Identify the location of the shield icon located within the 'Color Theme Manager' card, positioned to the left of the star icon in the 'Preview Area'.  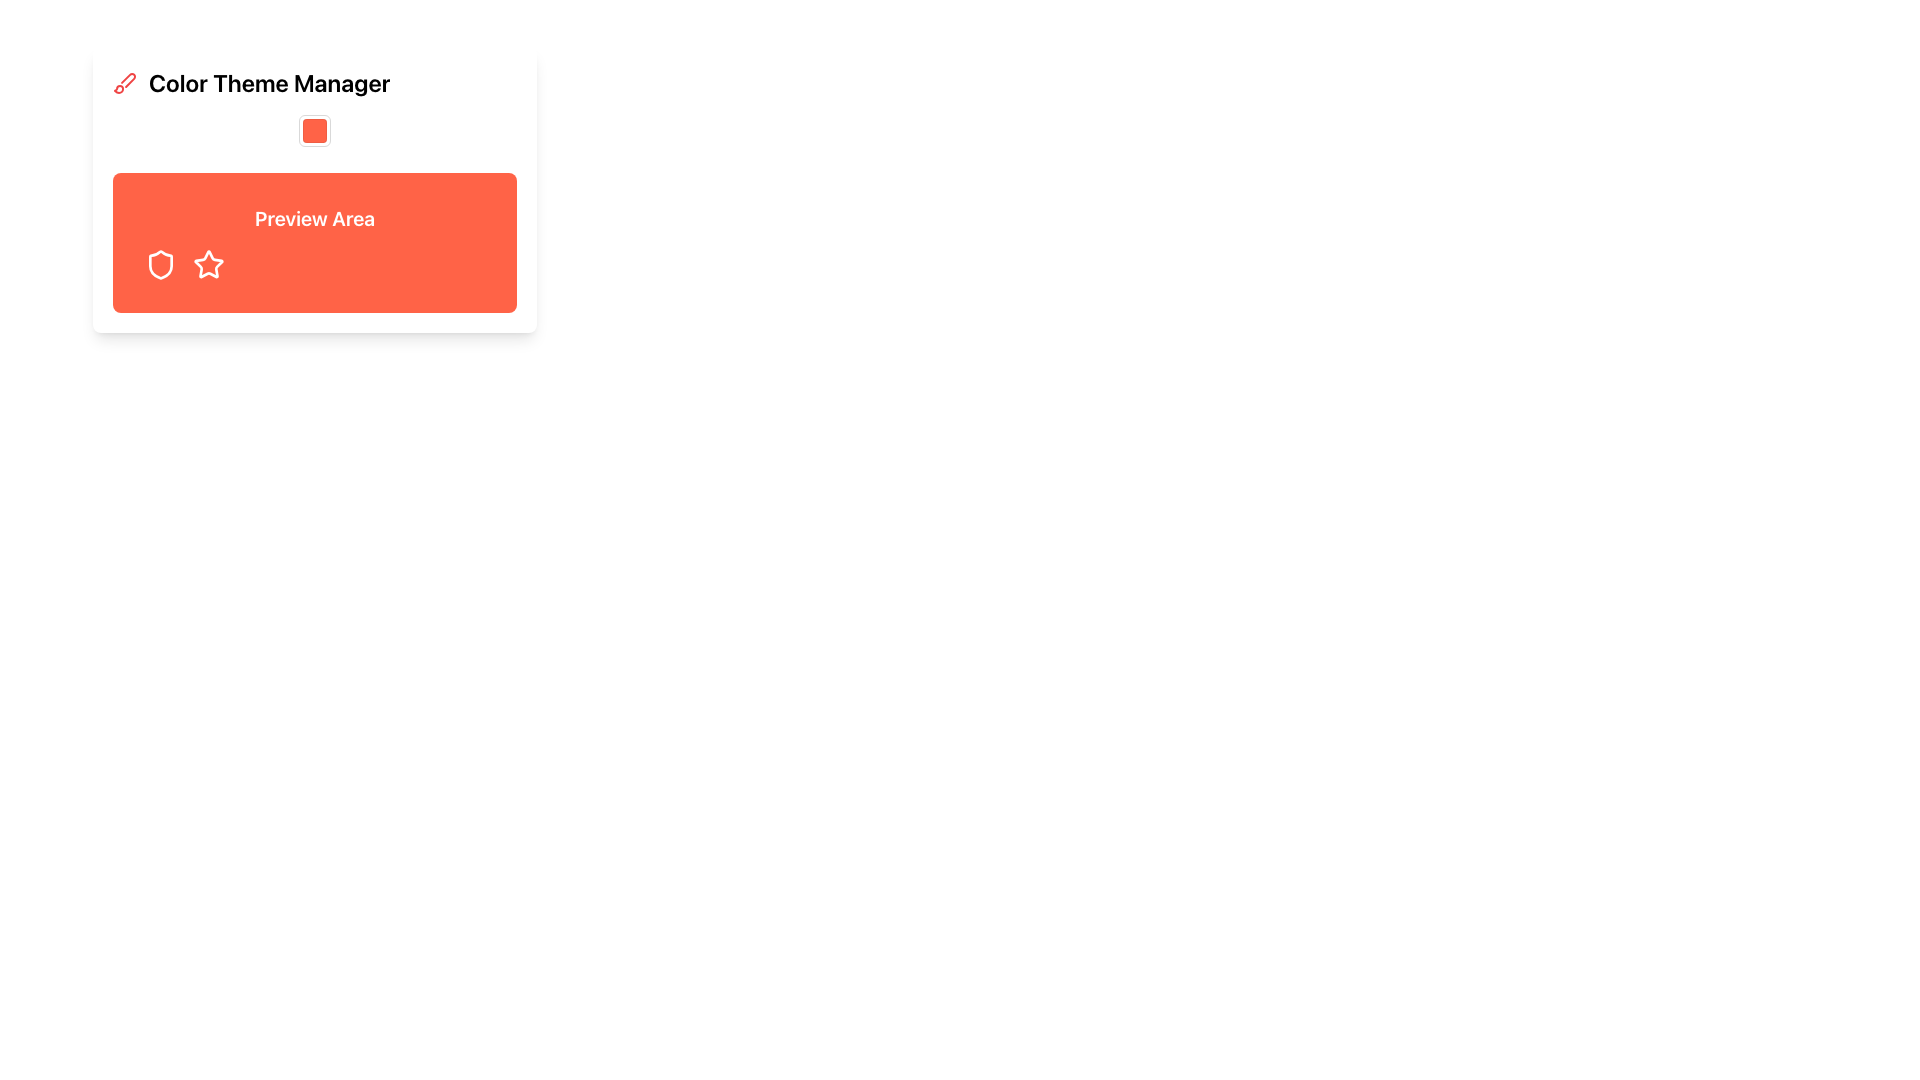
(161, 264).